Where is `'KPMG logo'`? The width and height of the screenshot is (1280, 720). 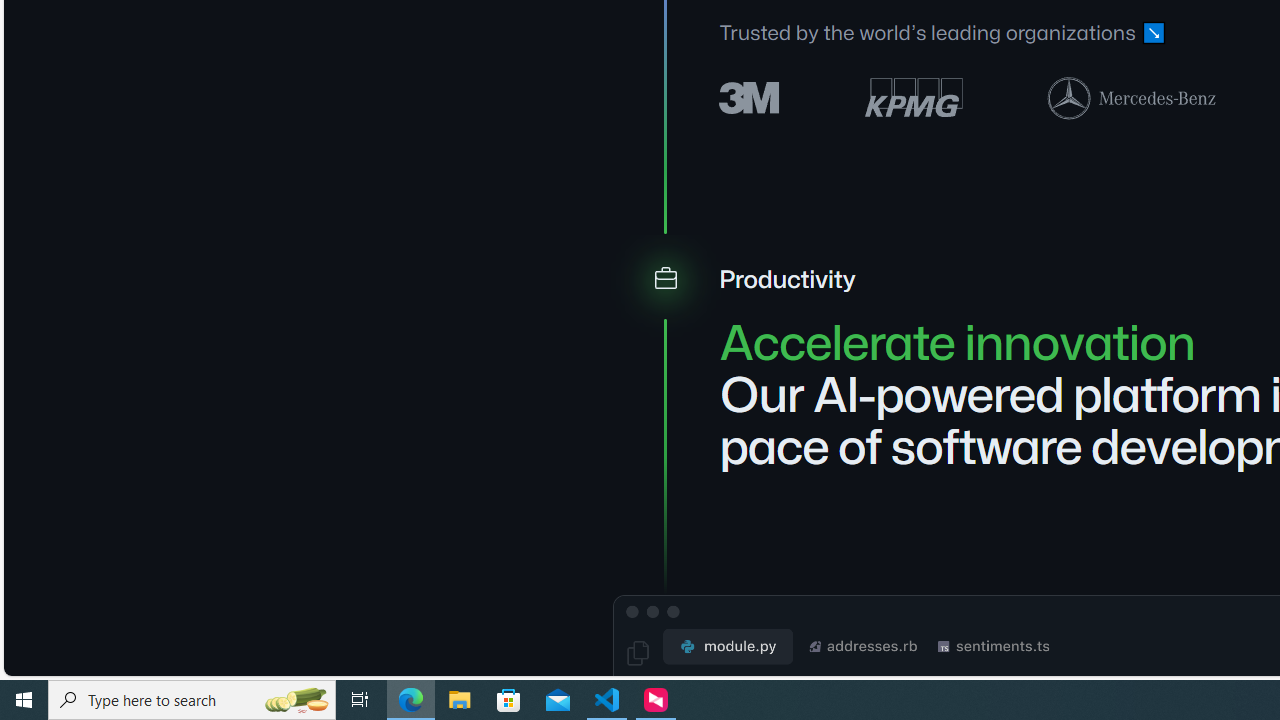
'KPMG logo' is located at coordinates (912, 97).